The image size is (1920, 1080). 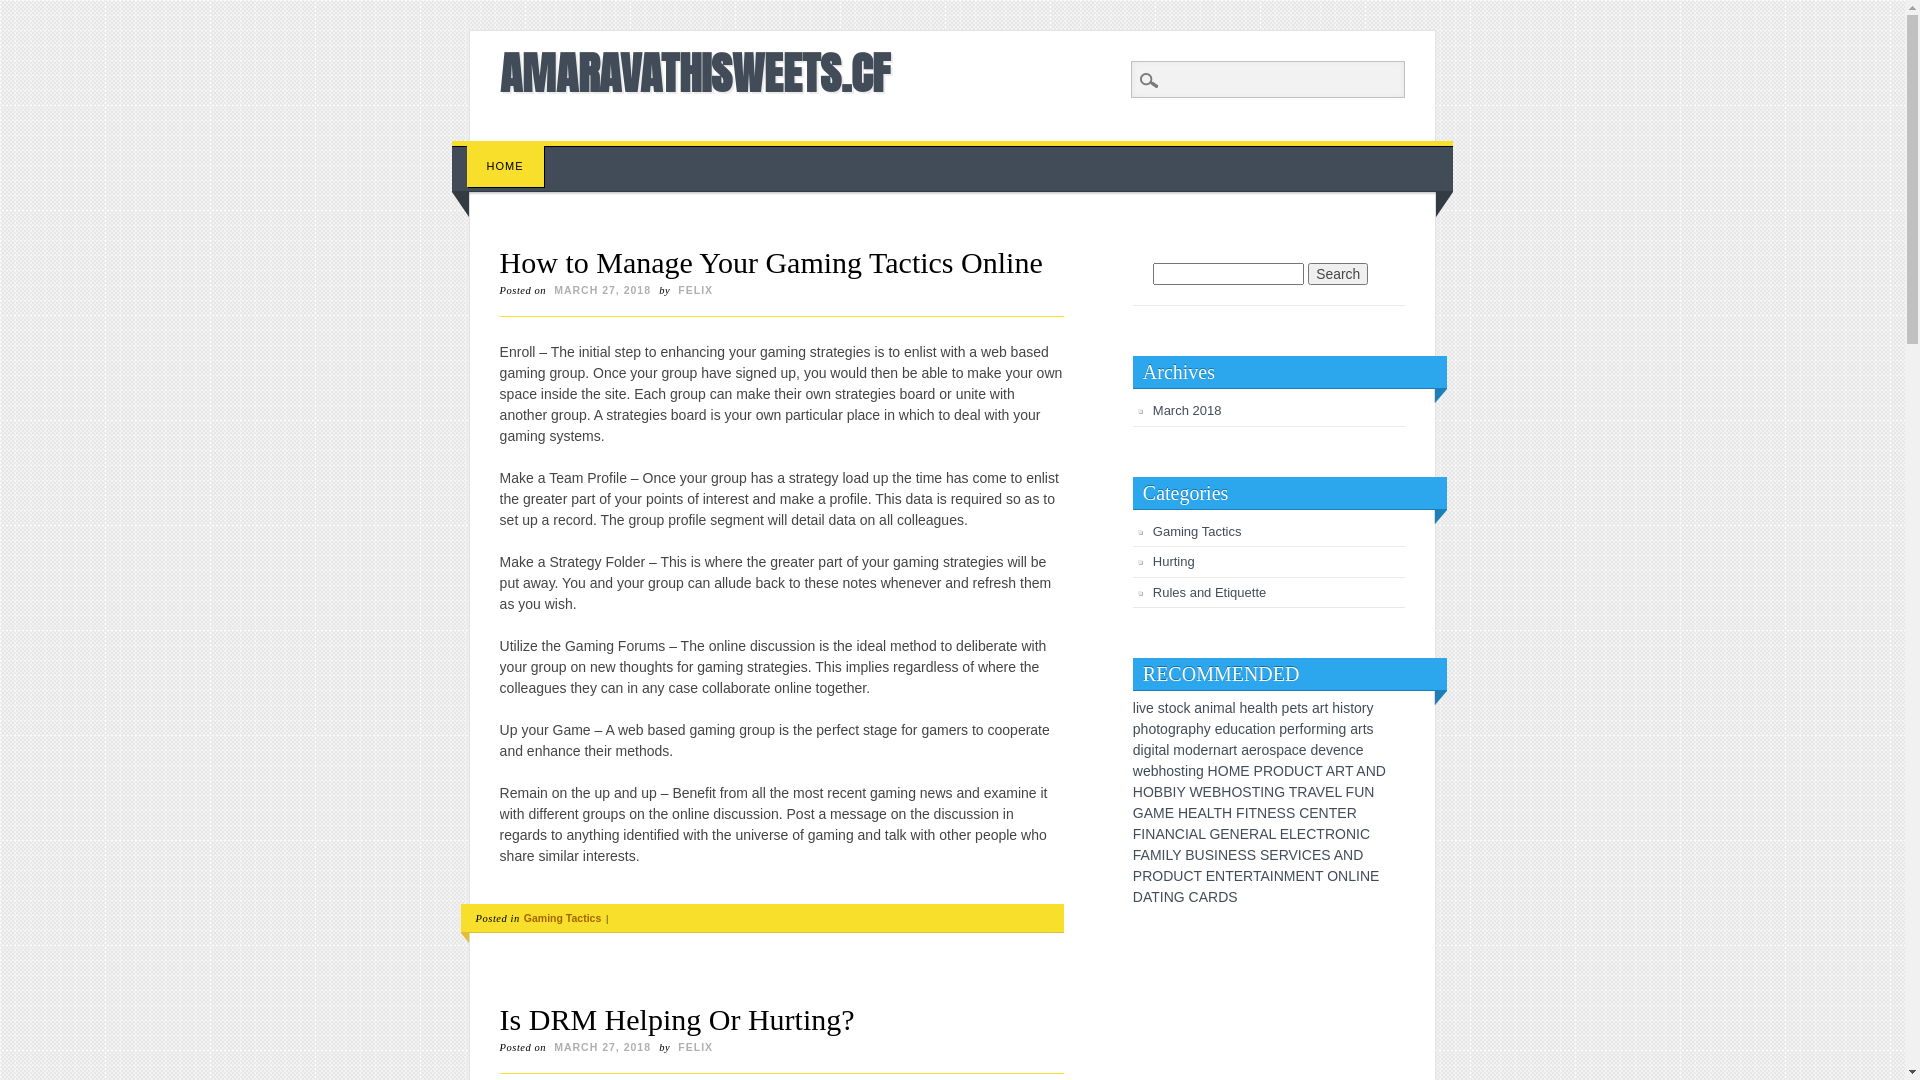 What do you see at coordinates (1250, 855) in the screenshot?
I see `'S'` at bounding box center [1250, 855].